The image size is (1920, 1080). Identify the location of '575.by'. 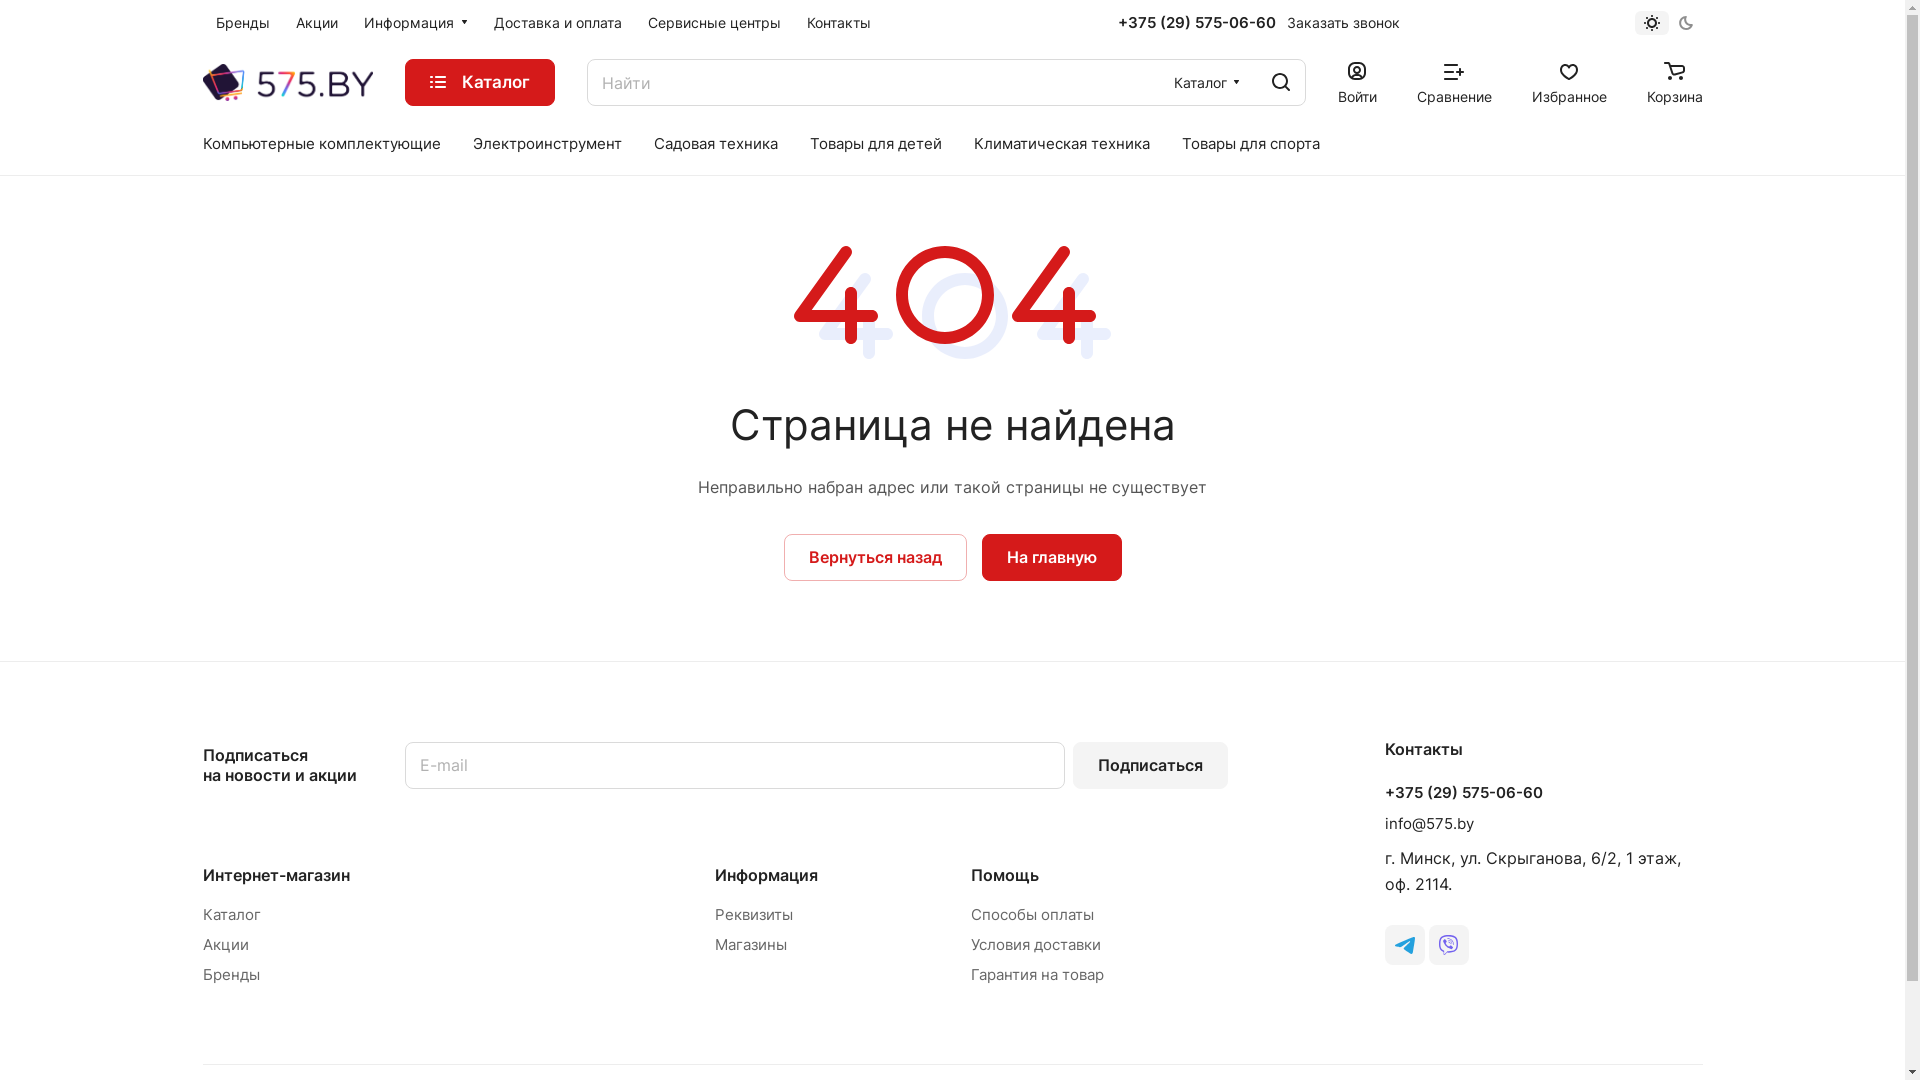
(286, 81).